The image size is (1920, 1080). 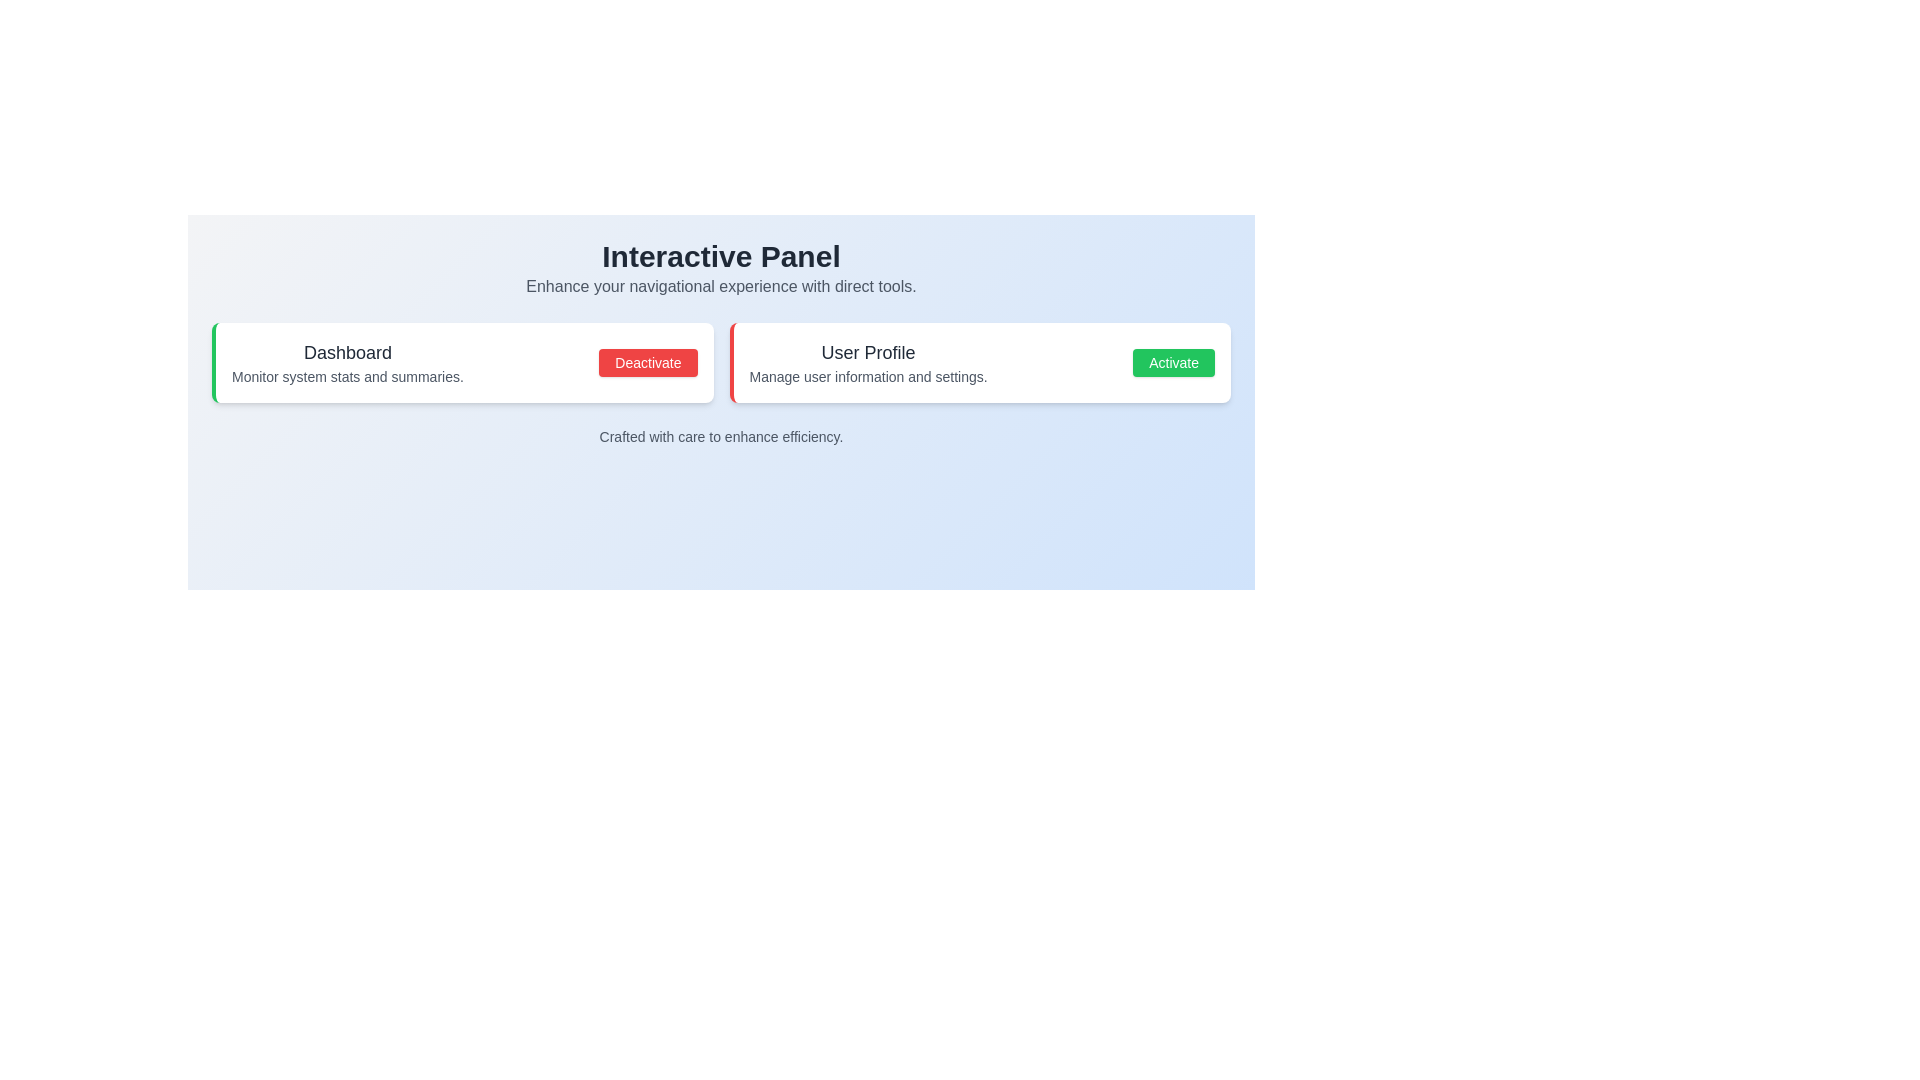 What do you see at coordinates (868, 352) in the screenshot?
I see `the Text Label that serves as a title for user profile management, located in the middle section of the panel above the text 'Manage user information and settings.'` at bounding box center [868, 352].